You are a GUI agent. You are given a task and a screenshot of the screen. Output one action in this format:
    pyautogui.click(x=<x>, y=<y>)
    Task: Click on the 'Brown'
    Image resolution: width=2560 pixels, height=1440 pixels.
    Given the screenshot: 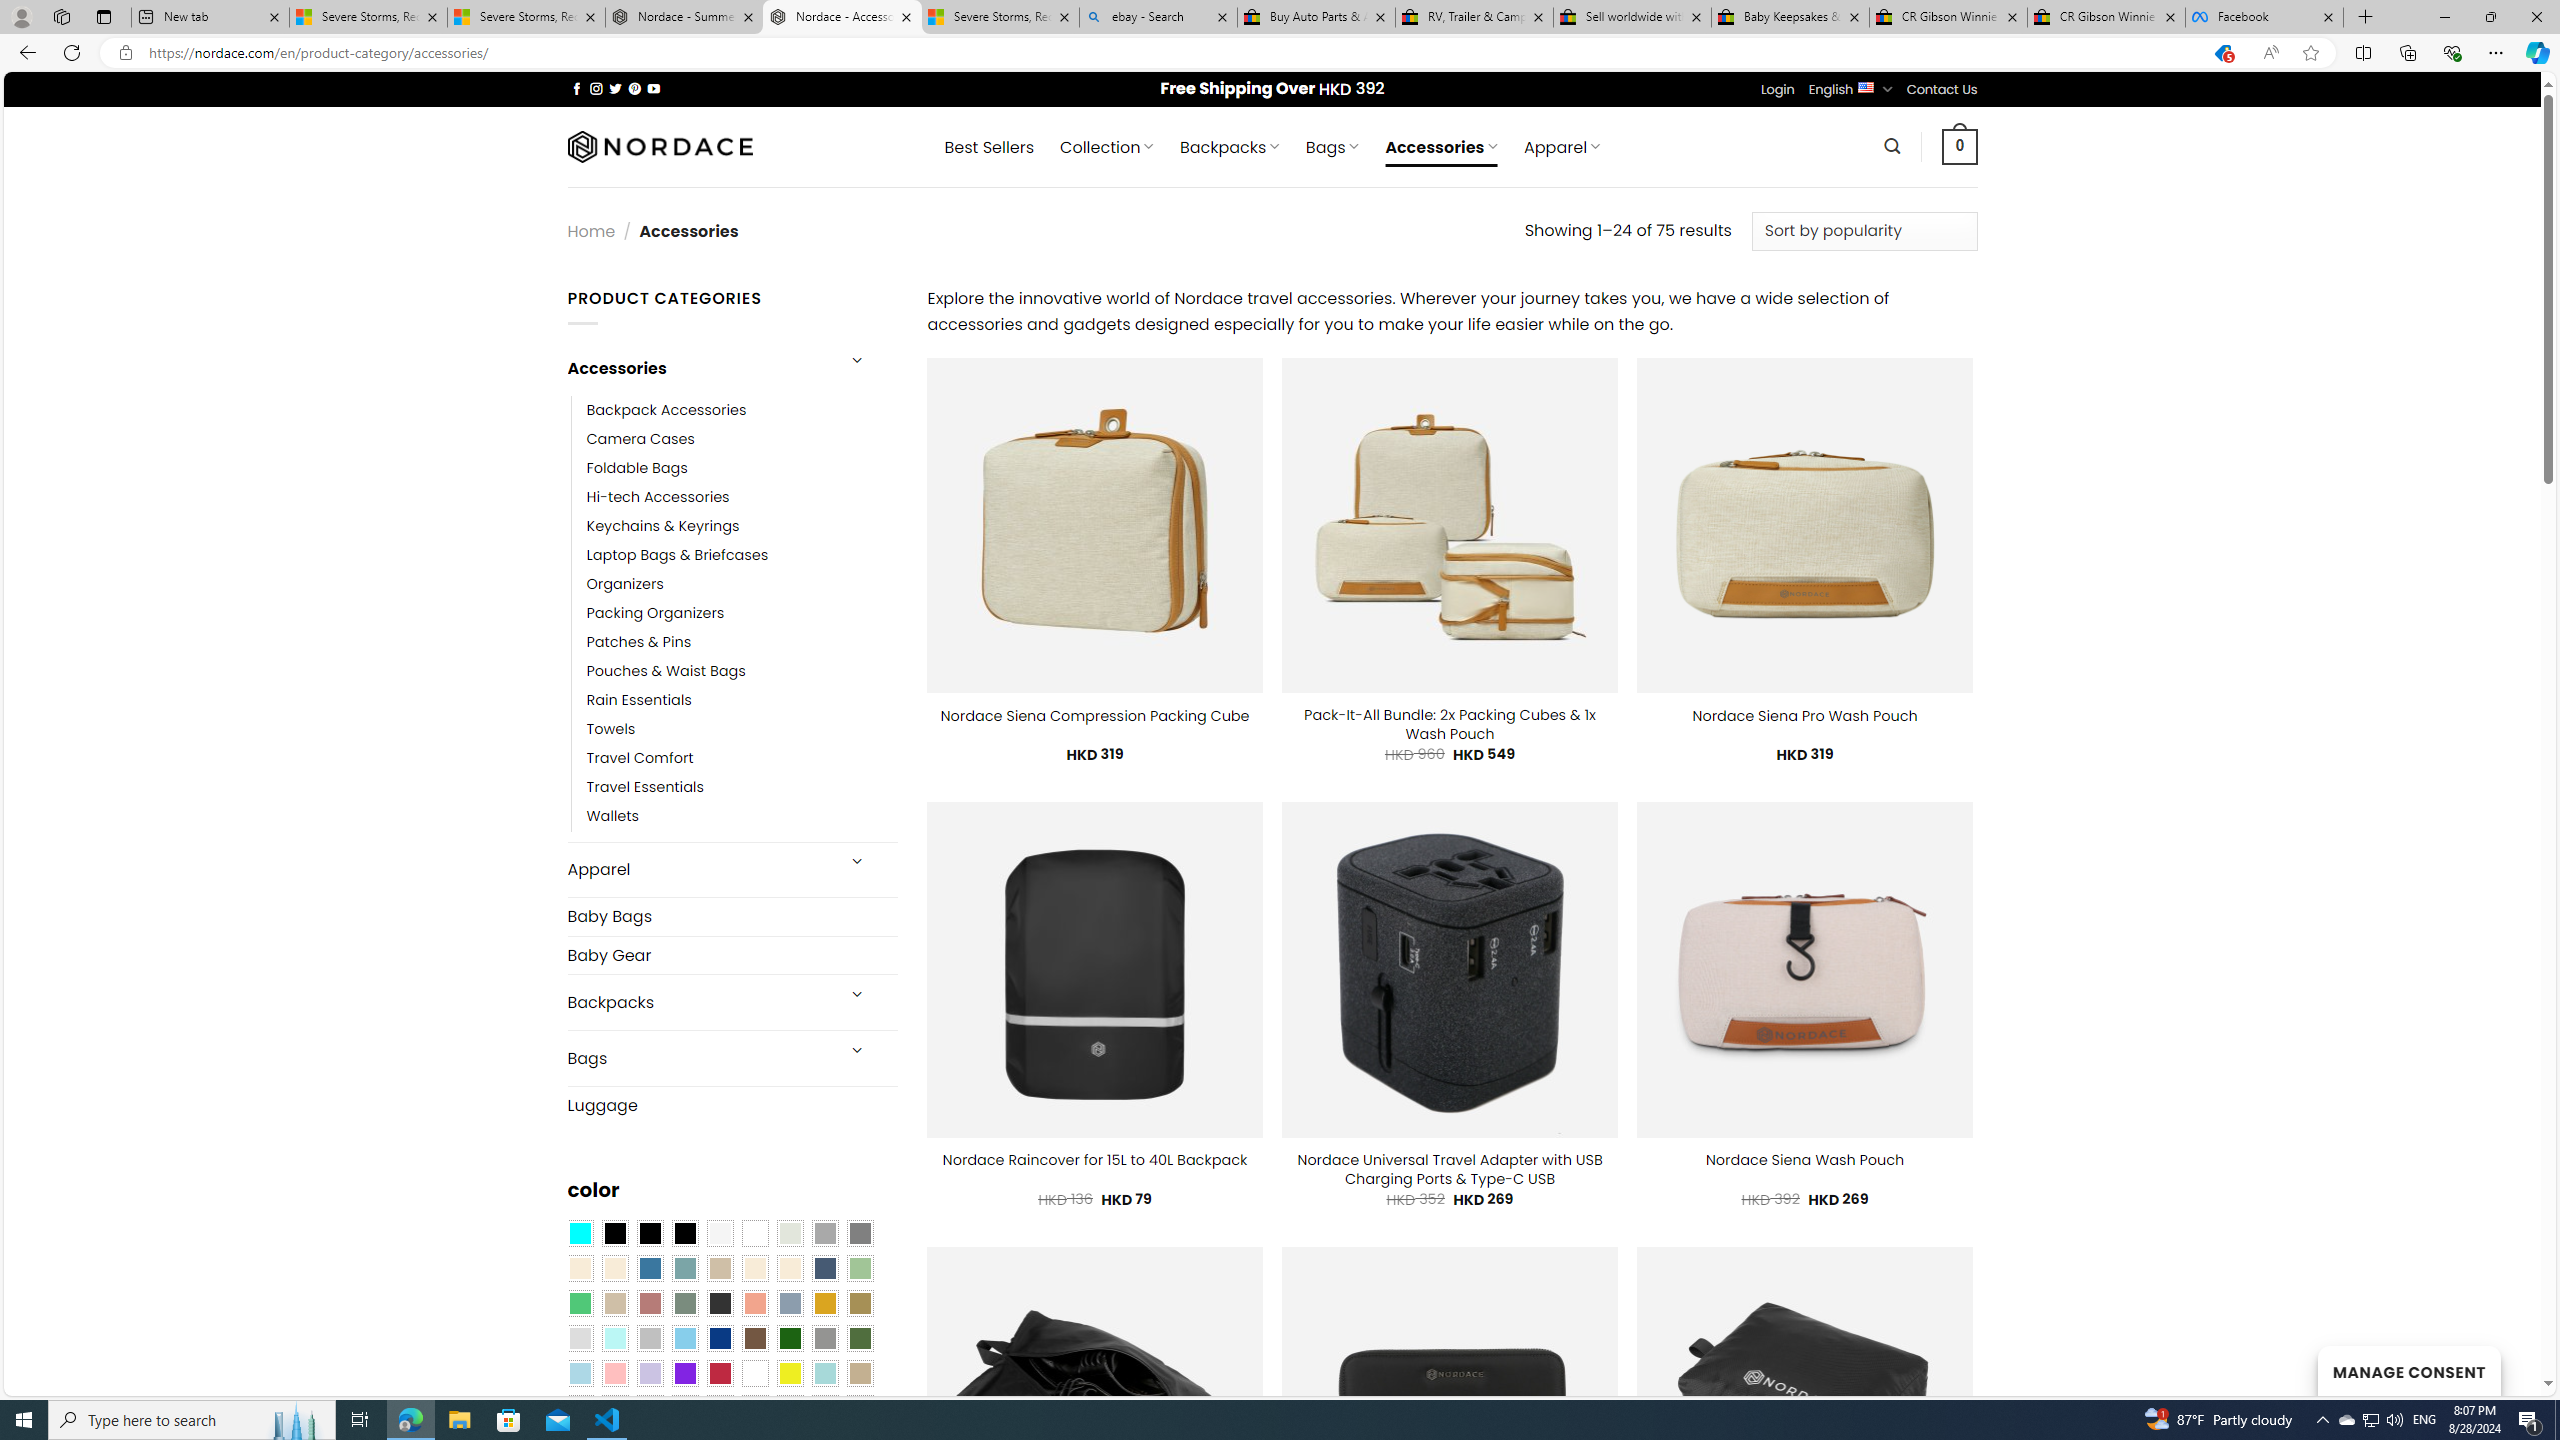 What is the action you would take?
    pyautogui.click(x=754, y=1338)
    